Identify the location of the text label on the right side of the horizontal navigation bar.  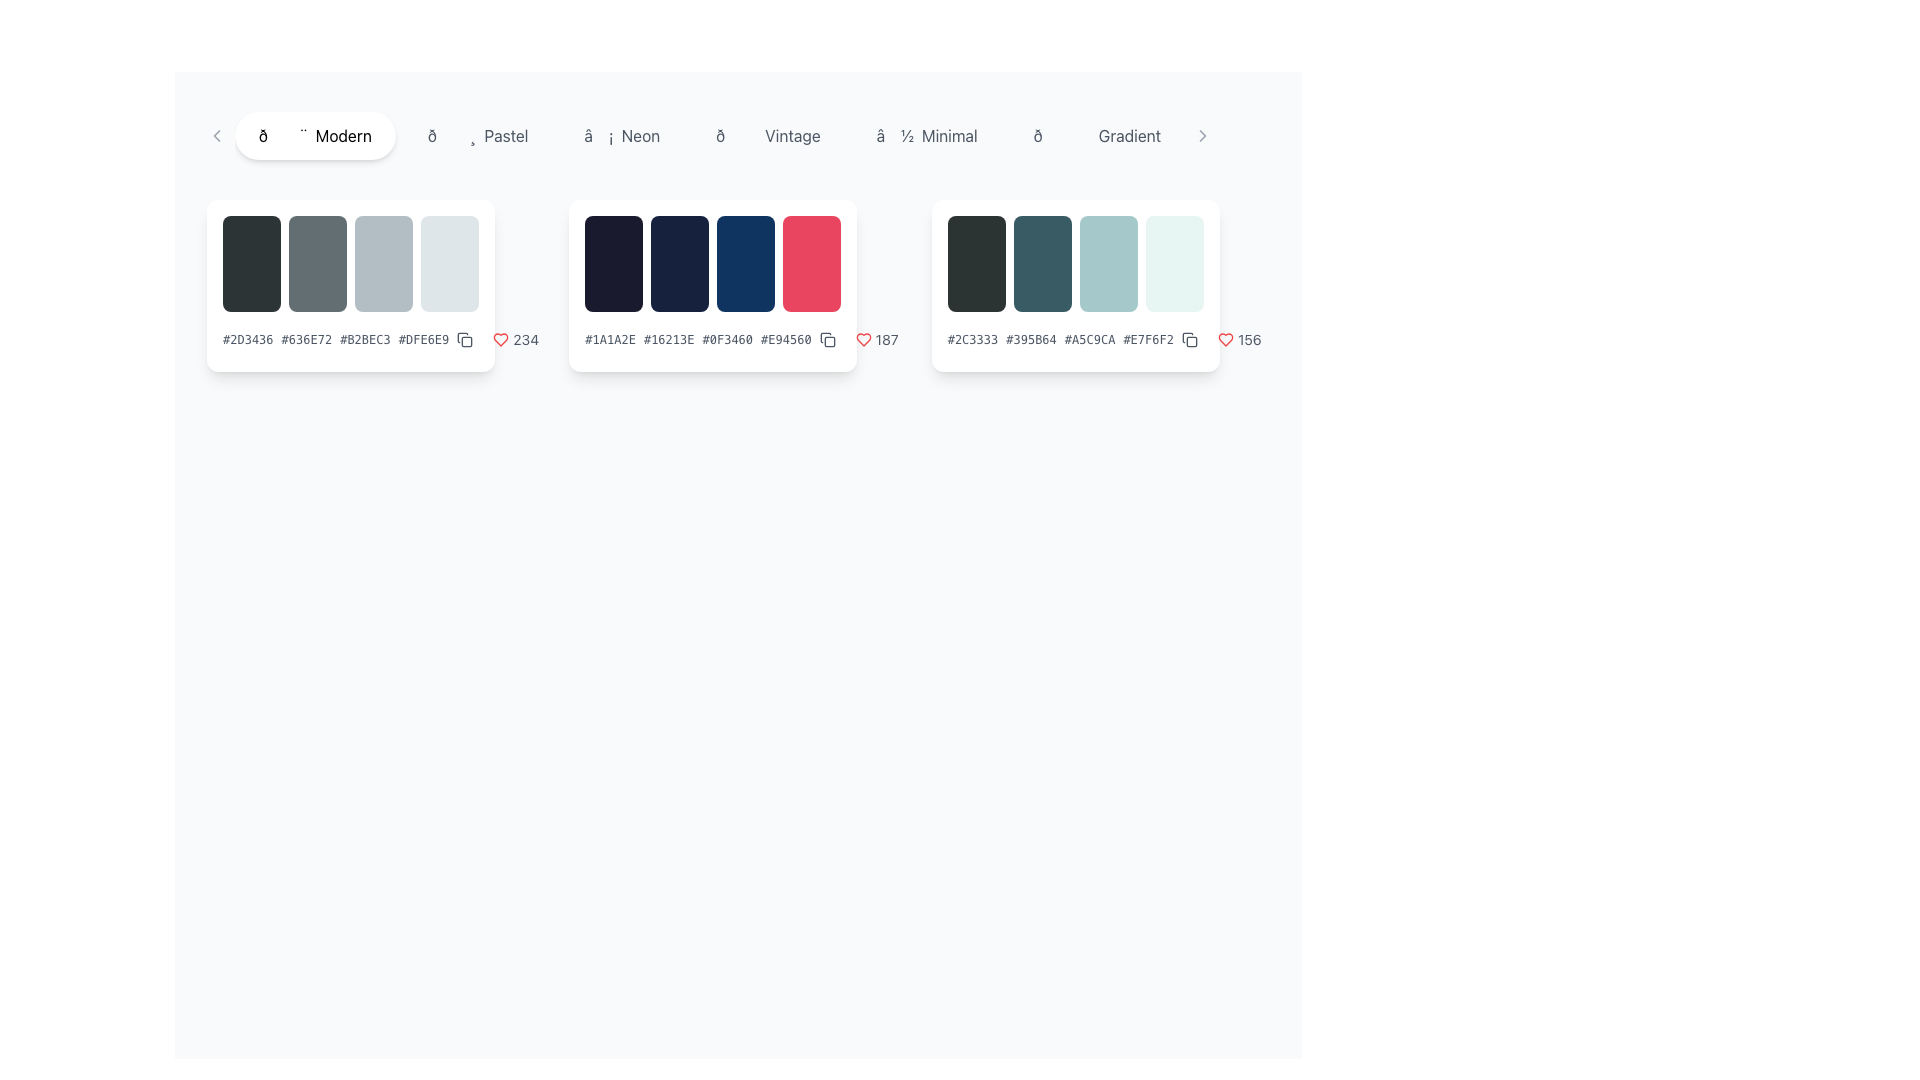
(1129, 135).